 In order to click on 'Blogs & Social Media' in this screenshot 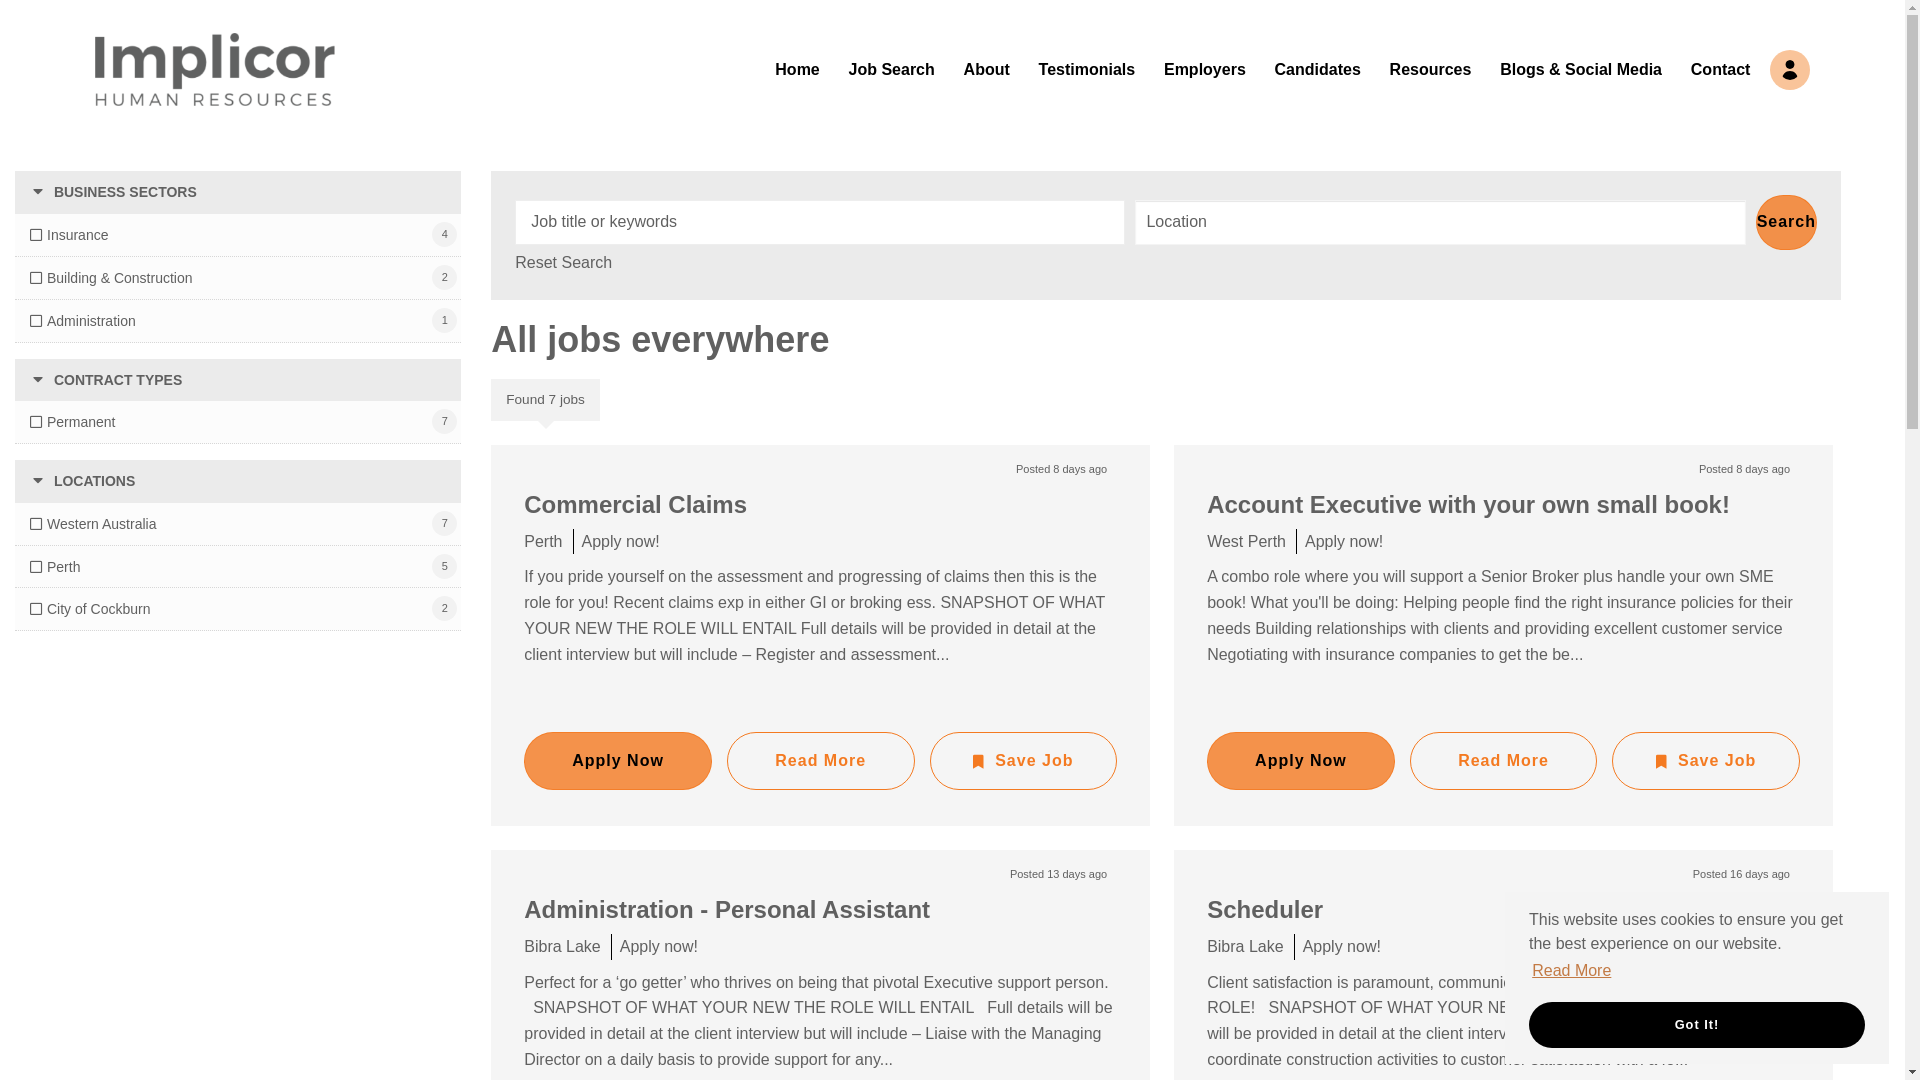, I will do `click(1579, 68)`.